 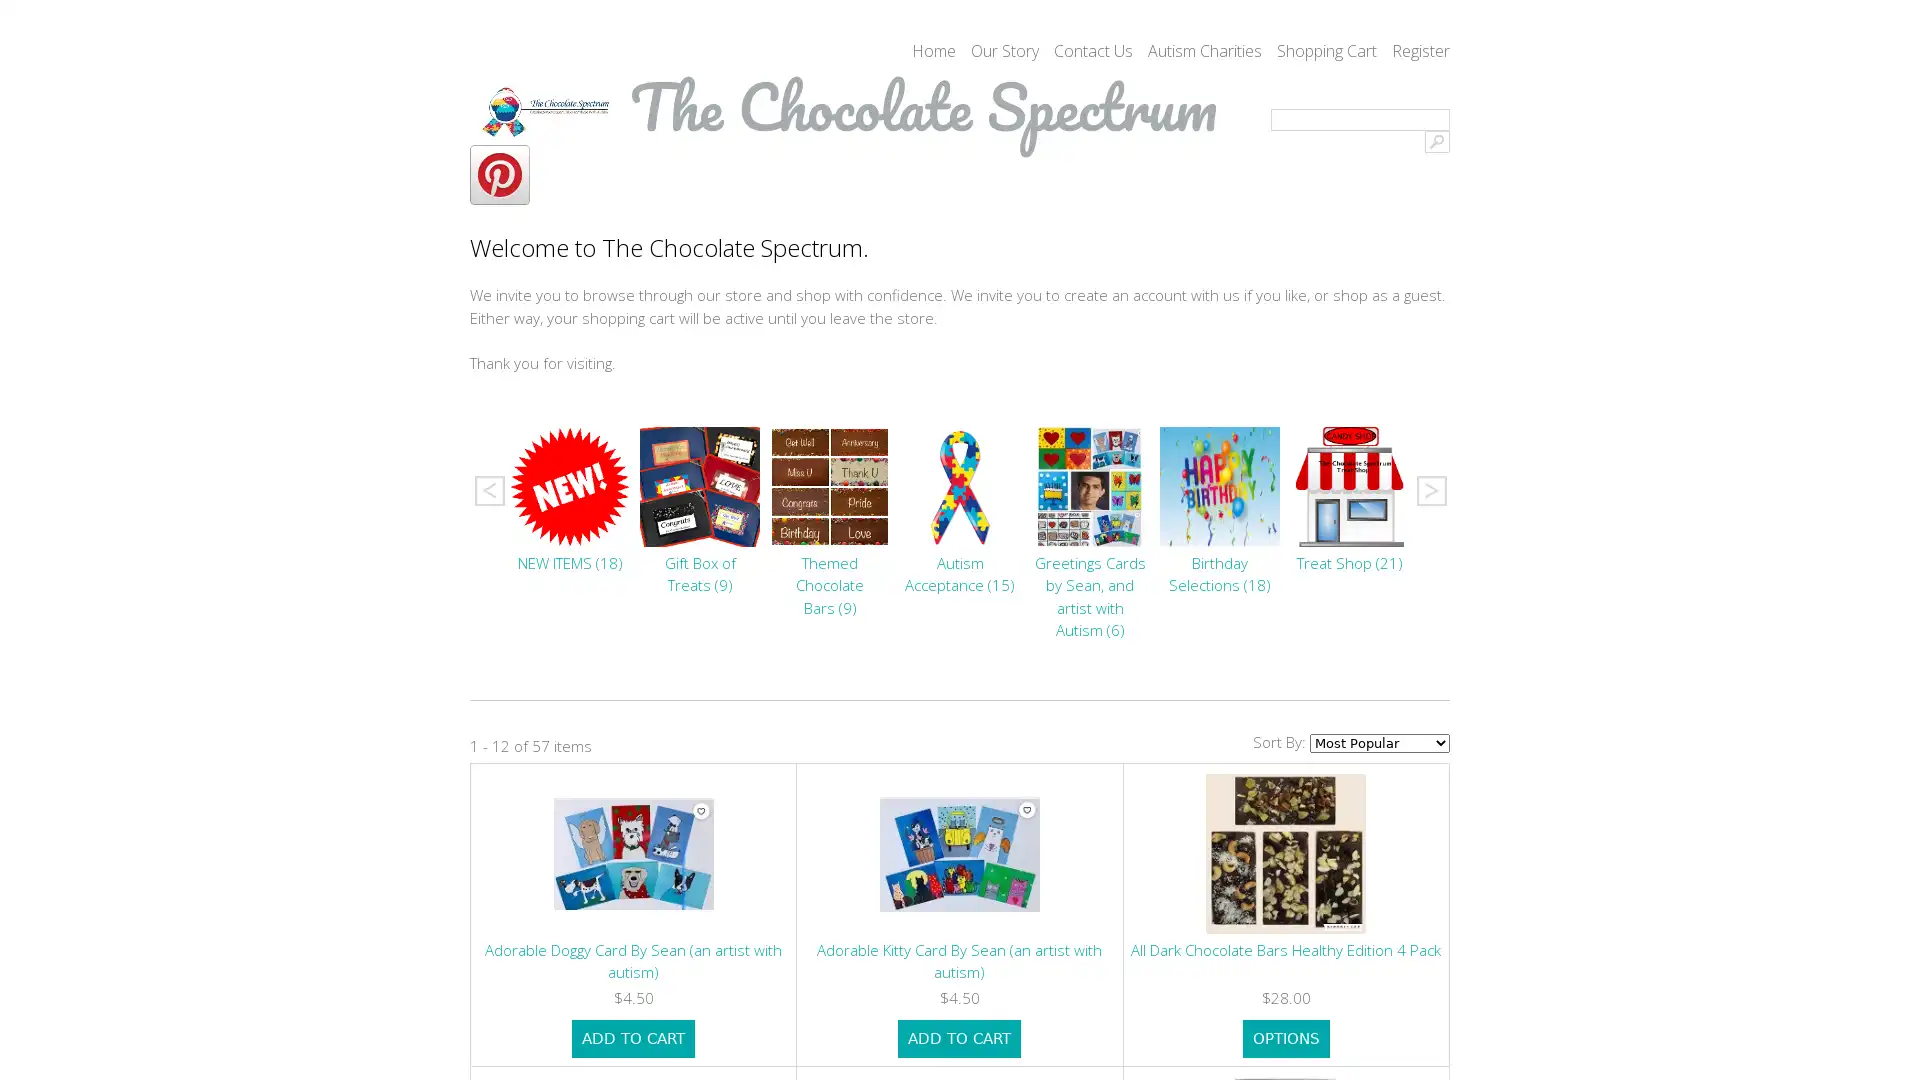 I want to click on Options, so click(x=1285, y=1037).